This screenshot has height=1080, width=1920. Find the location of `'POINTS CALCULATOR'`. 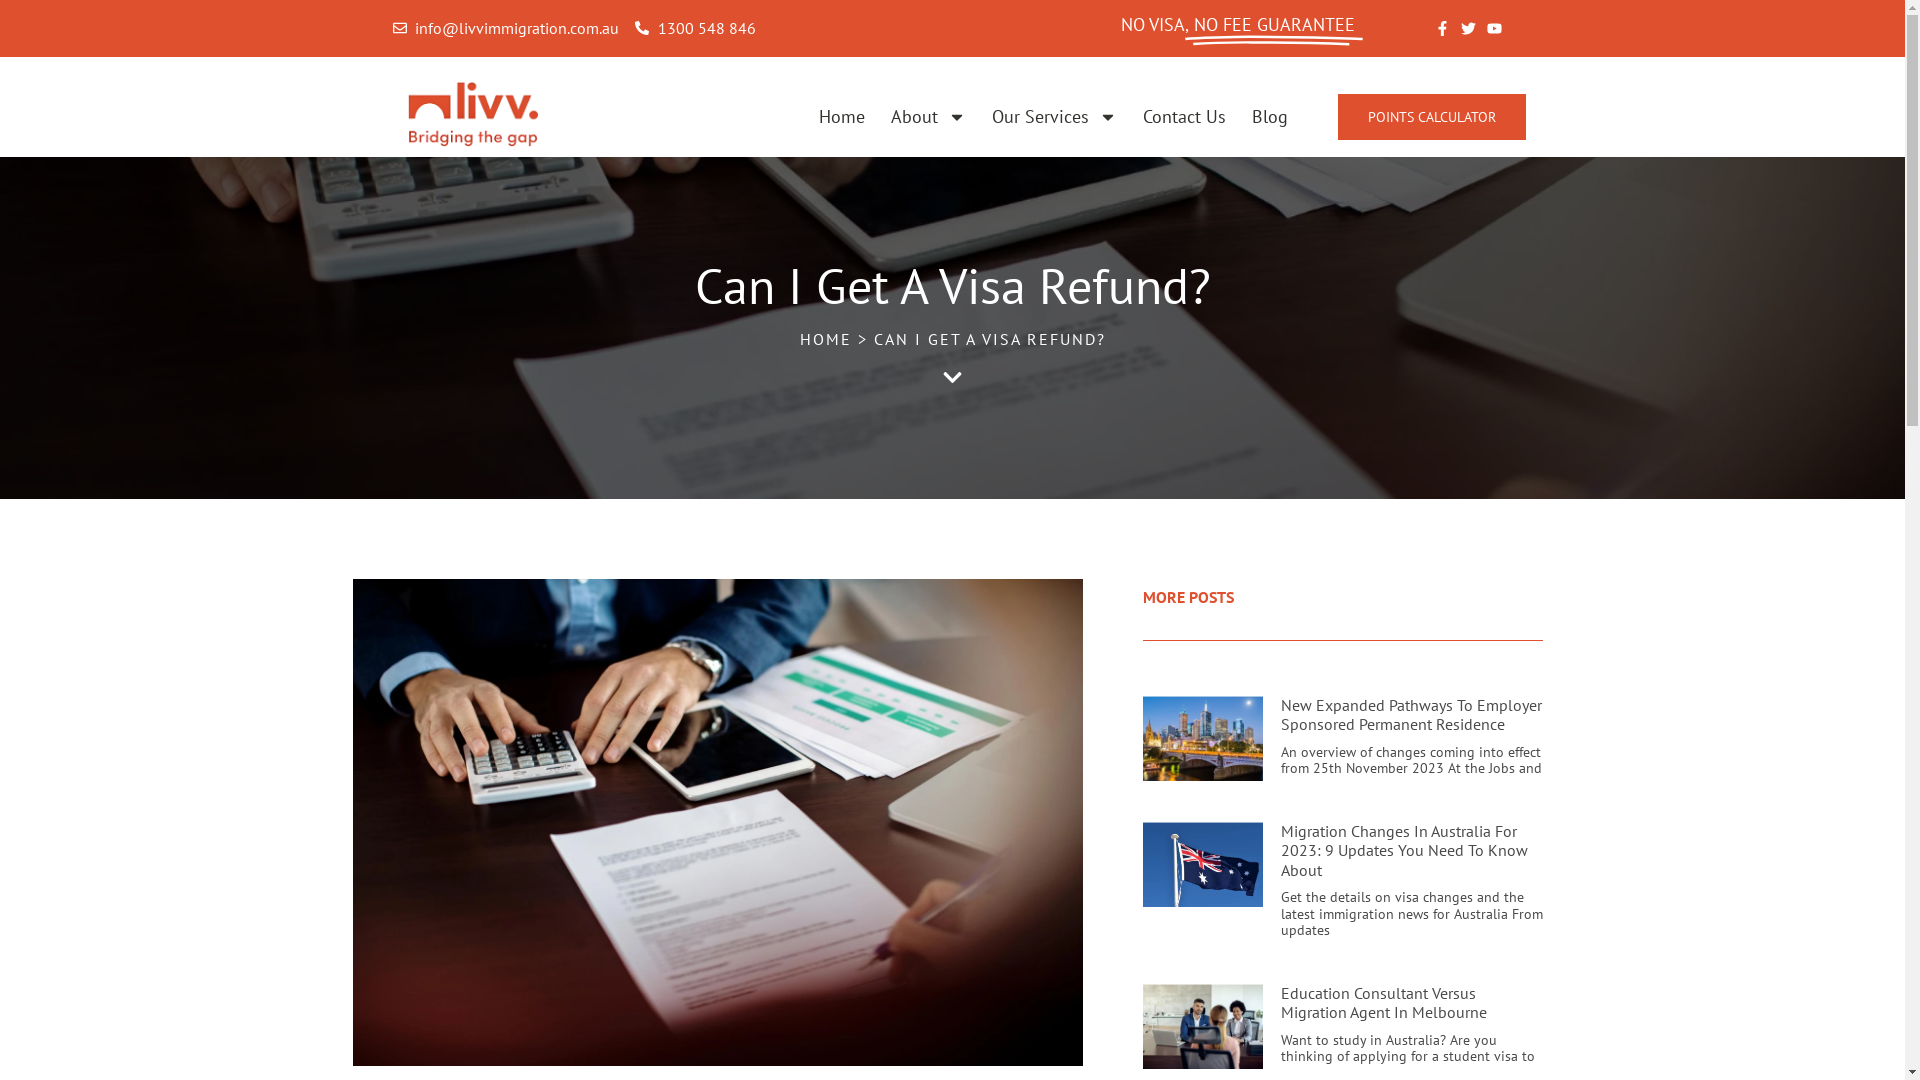

'POINTS CALCULATOR' is located at coordinates (1430, 116).